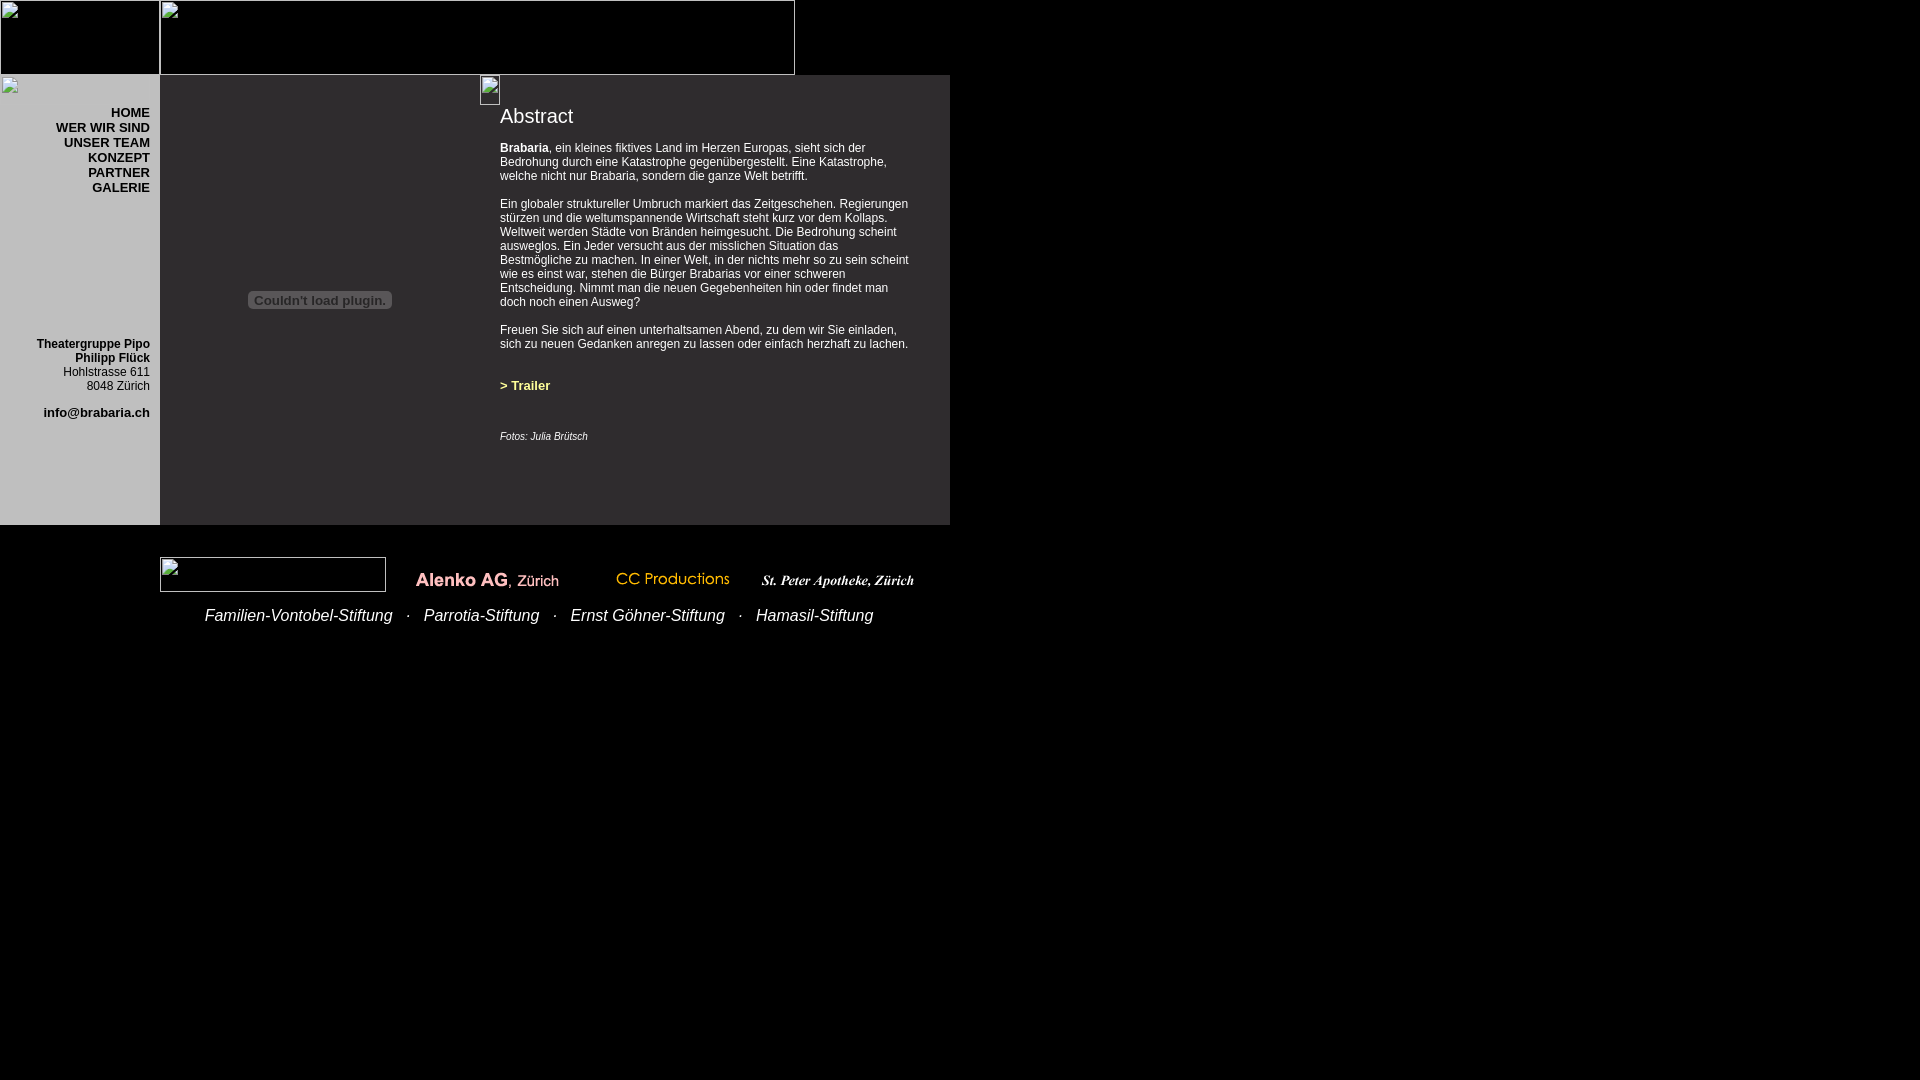 Image resolution: width=1920 pixels, height=1080 pixels. Describe the element at coordinates (95, 411) in the screenshot. I see `'info@brabaria.ch'` at that location.